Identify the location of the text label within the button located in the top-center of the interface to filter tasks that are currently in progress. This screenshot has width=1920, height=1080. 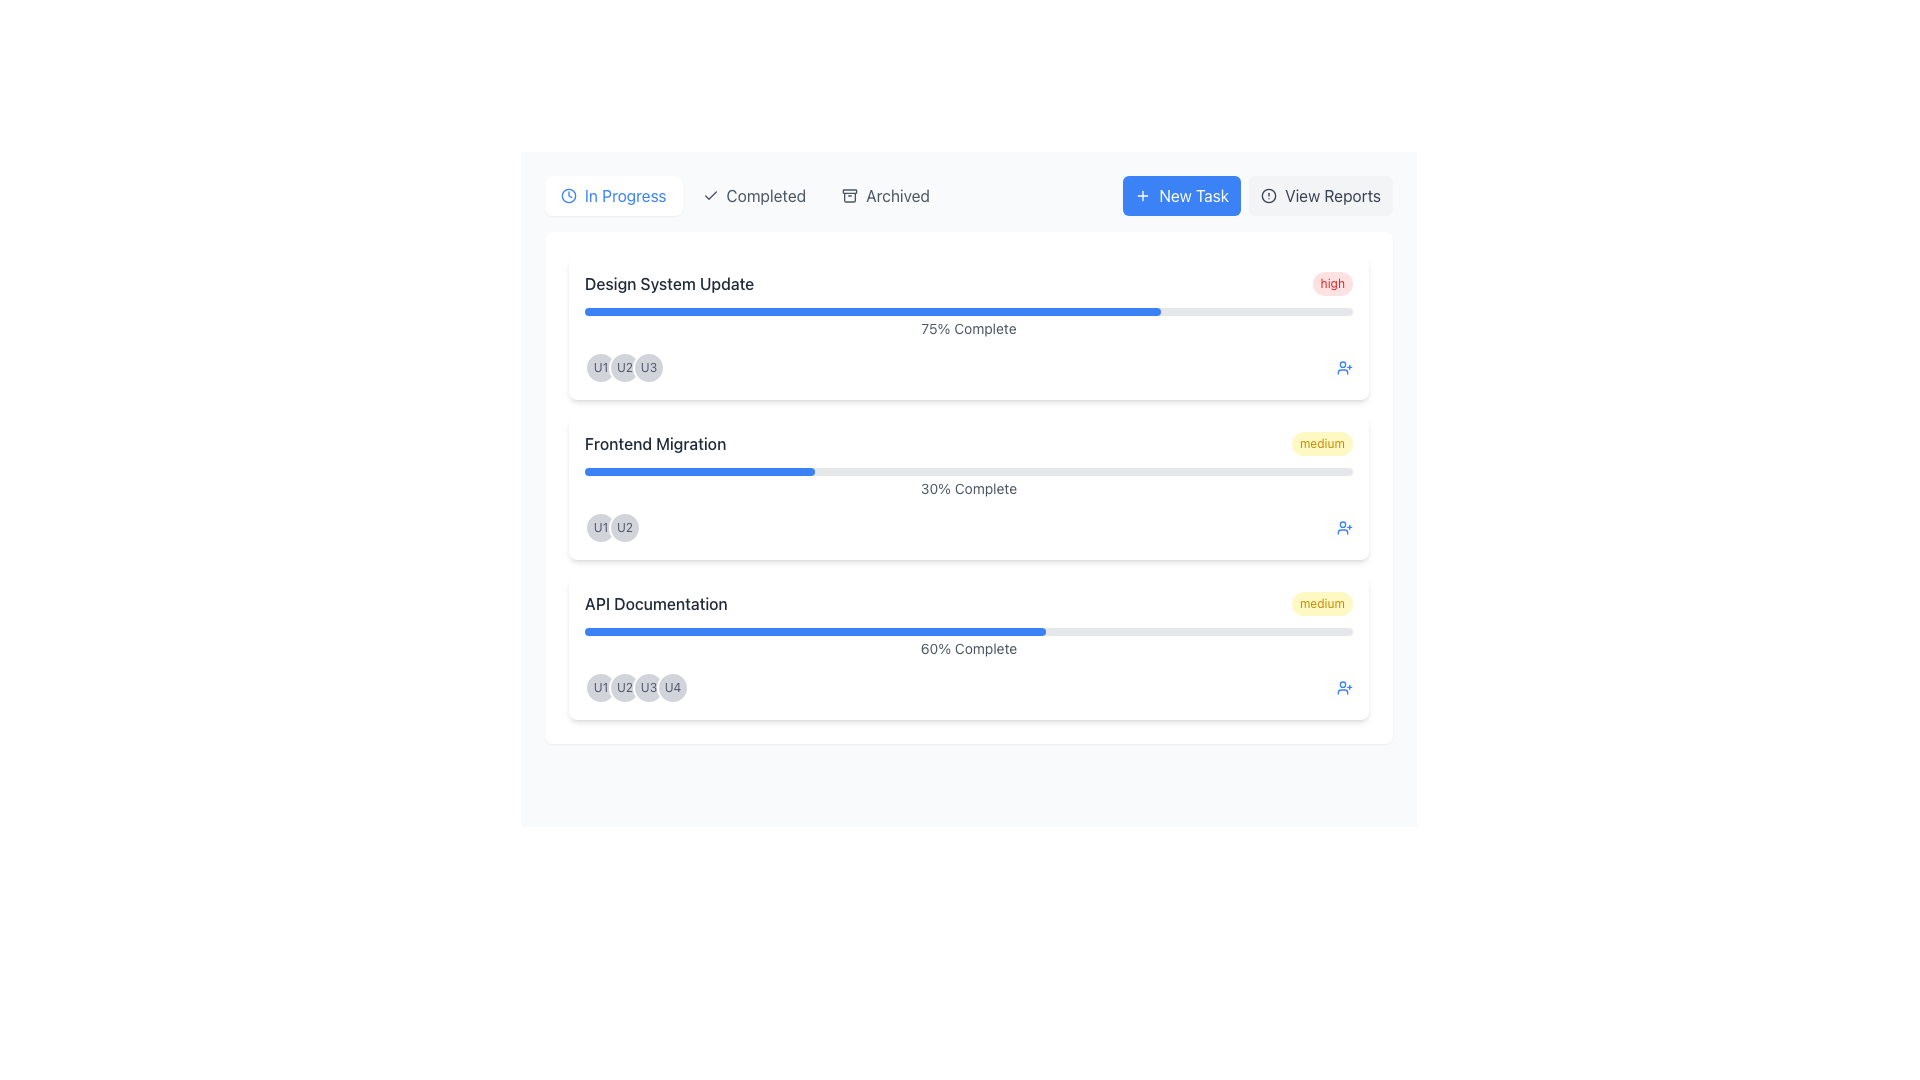
(624, 196).